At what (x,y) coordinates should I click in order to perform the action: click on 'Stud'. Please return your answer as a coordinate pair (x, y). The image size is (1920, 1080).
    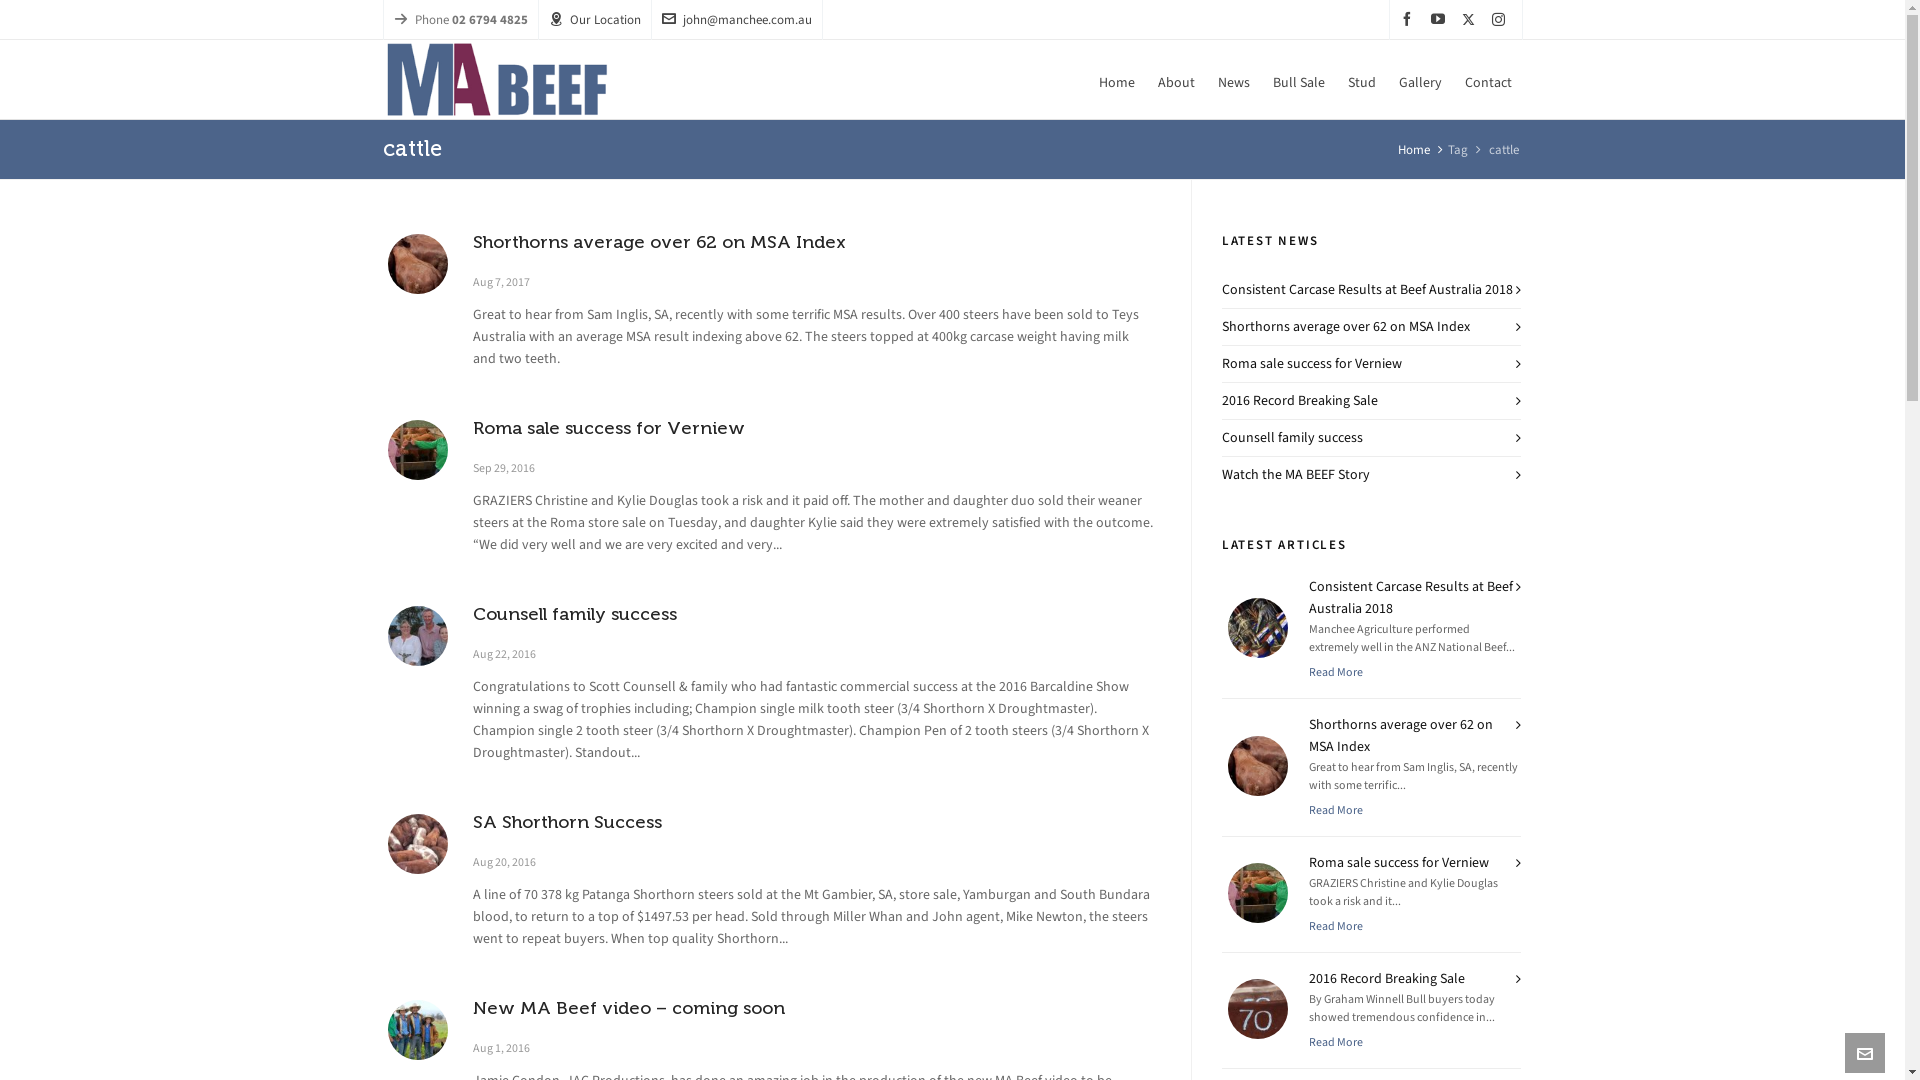
    Looking at the image, I should click on (1360, 79).